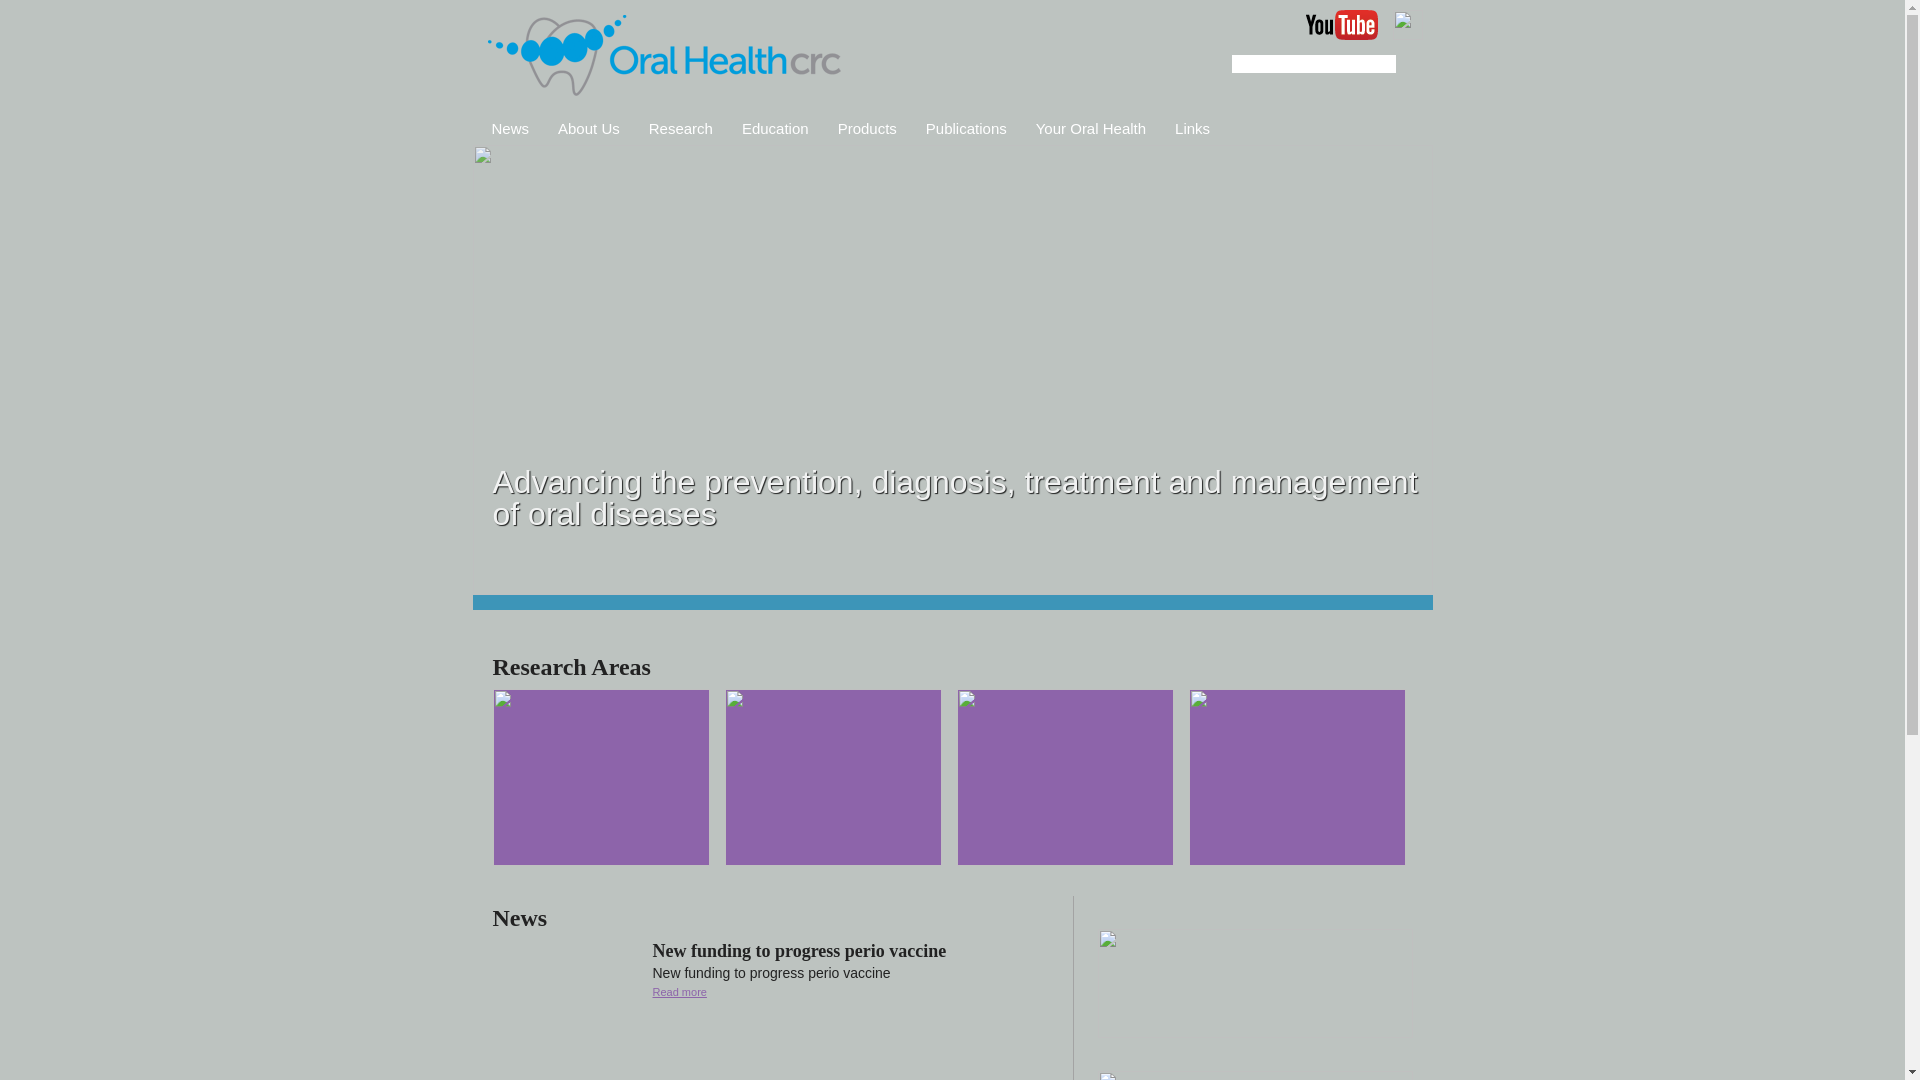 The width and height of the screenshot is (1920, 1080). What do you see at coordinates (1395, 63) in the screenshot?
I see `'Search'` at bounding box center [1395, 63].